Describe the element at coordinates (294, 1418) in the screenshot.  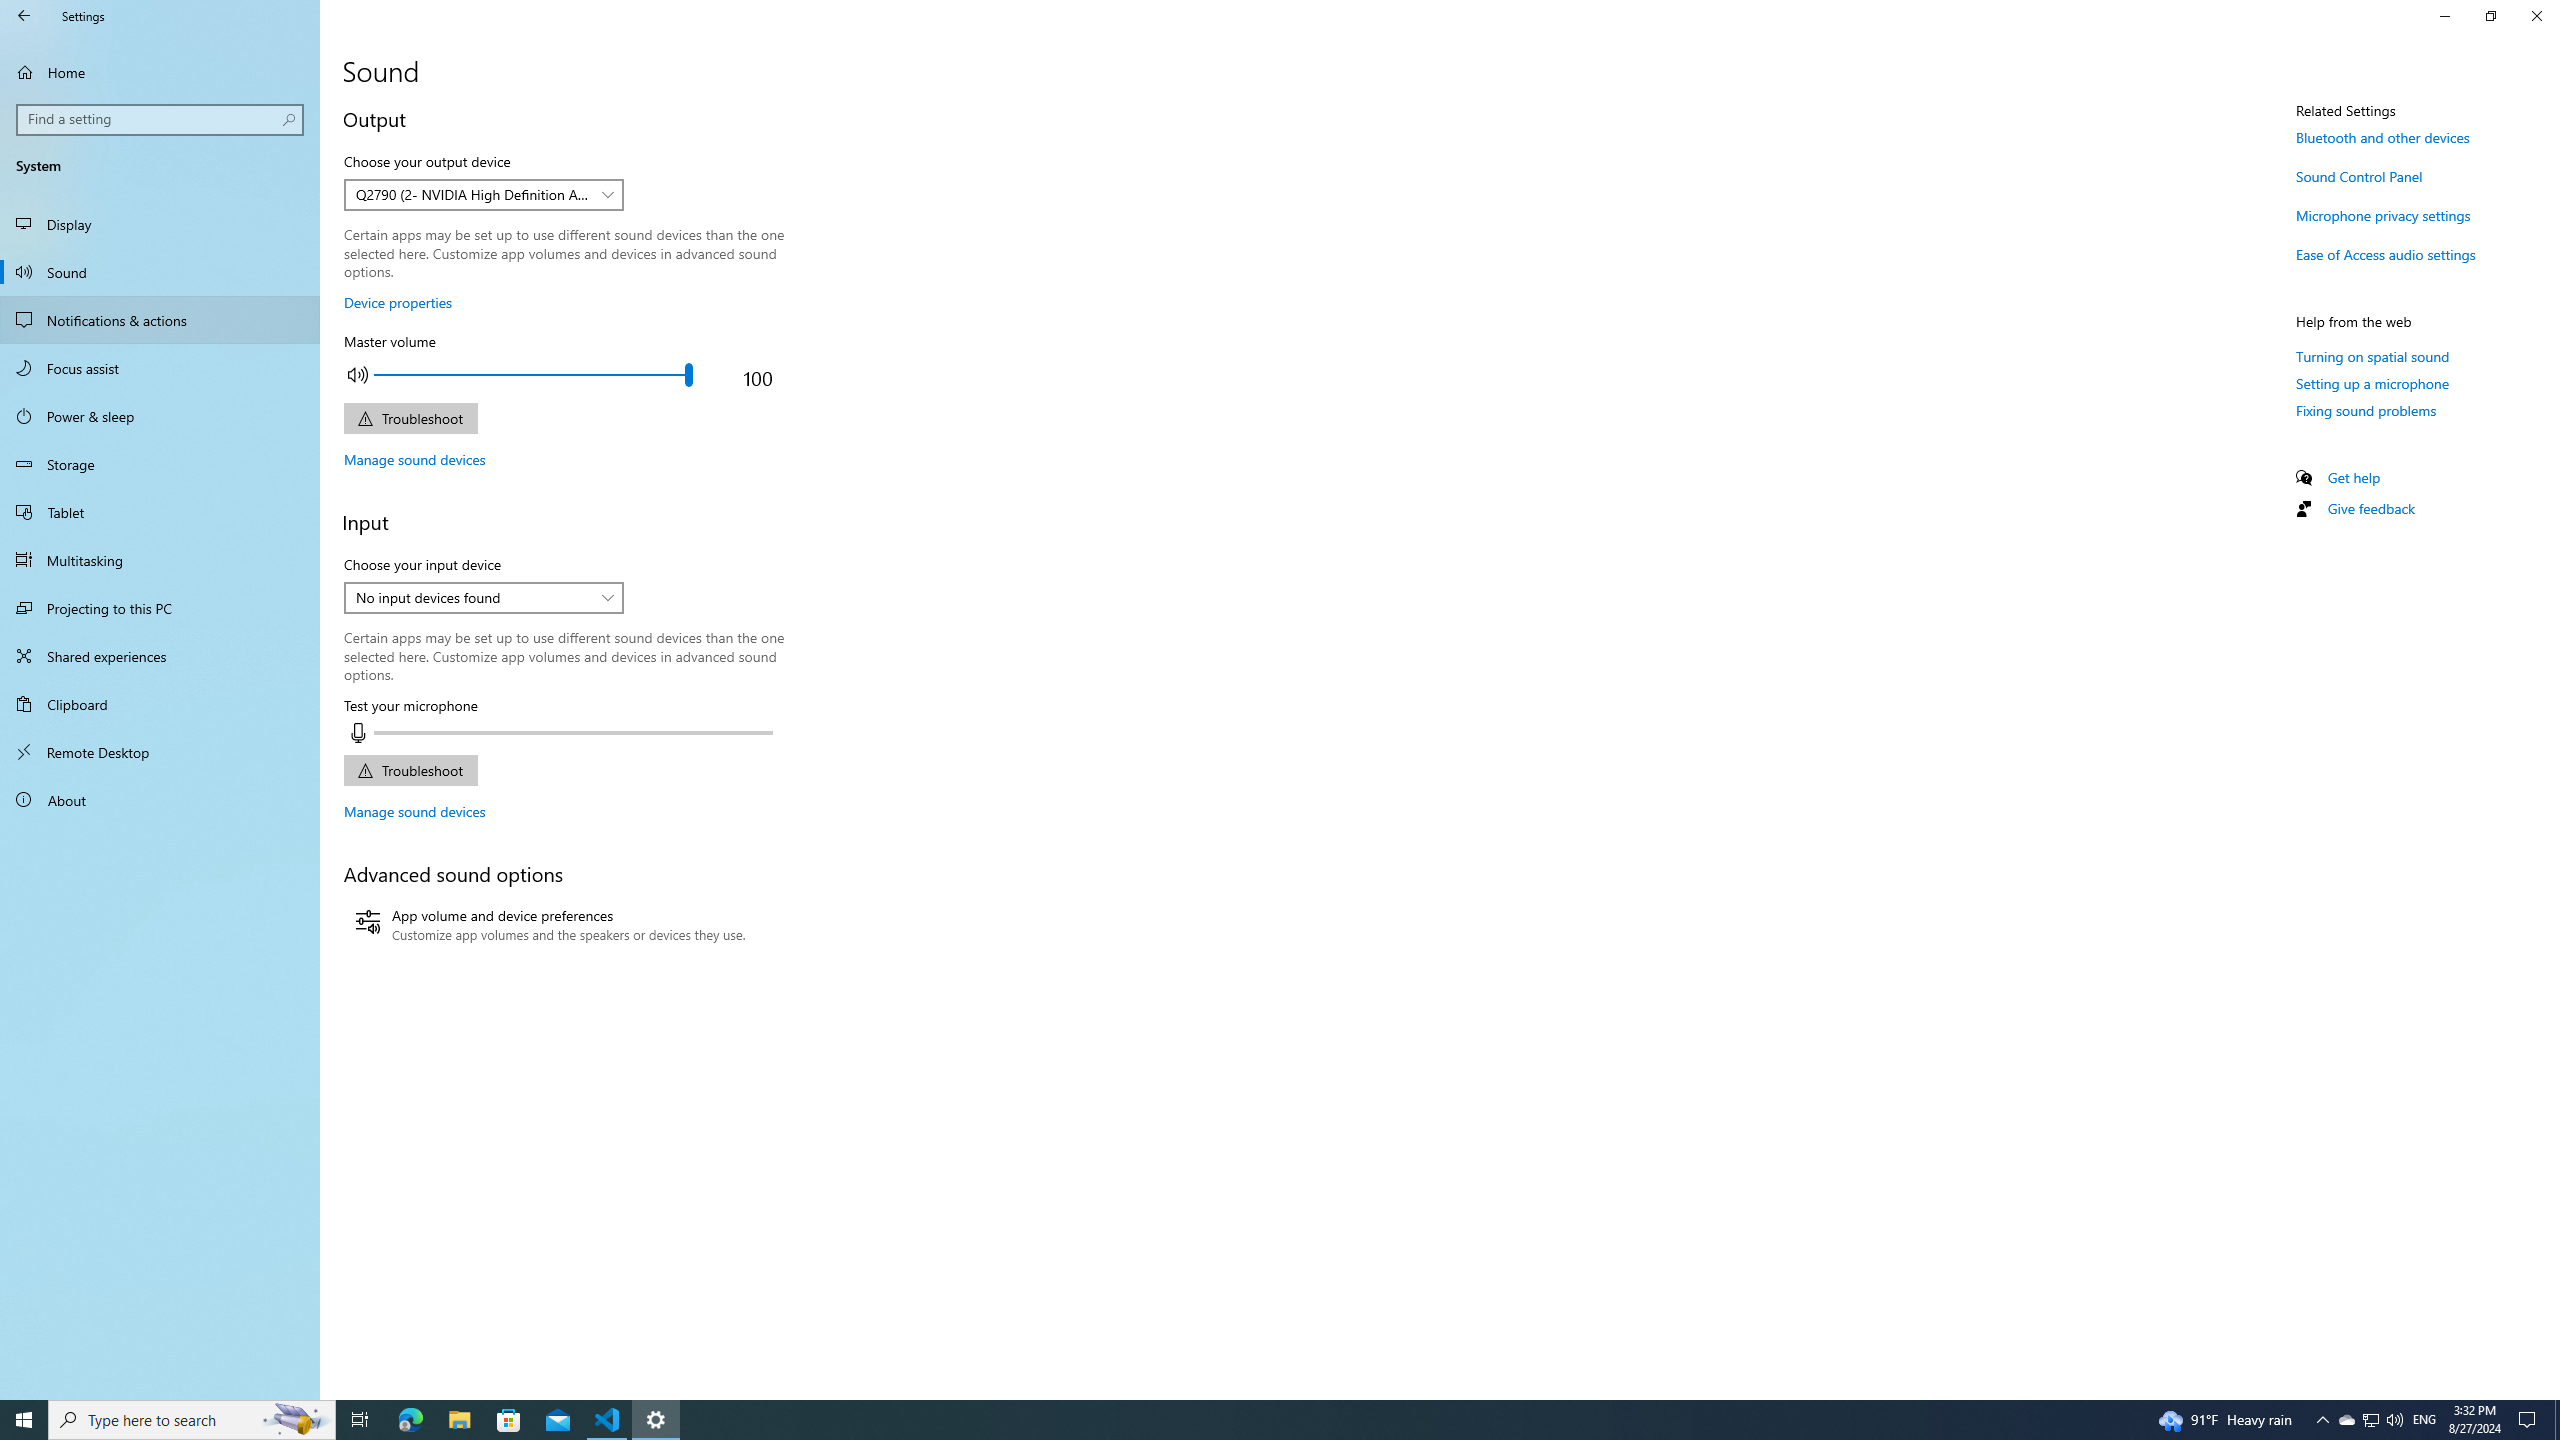
I see `'Search highlights icon opens search home window'` at that location.